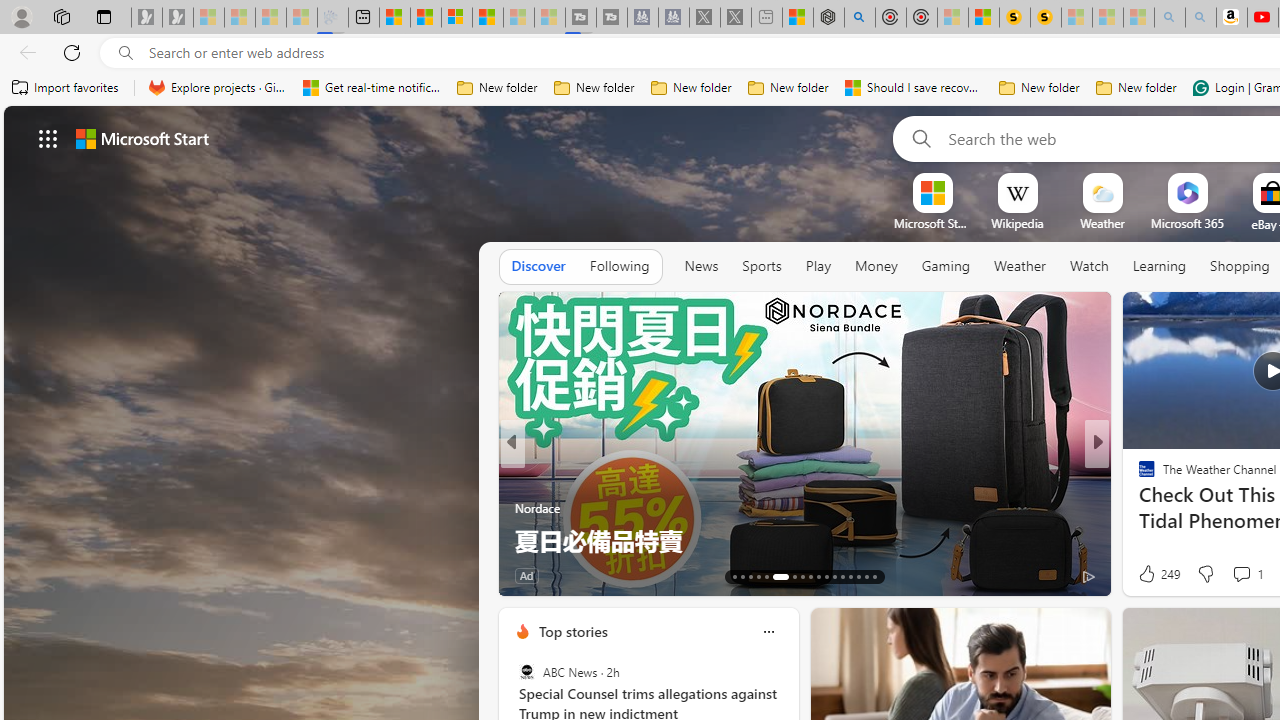 The width and height of the screenshot is (1280, 720). Describe the element at coordinates (1138, 506) in the screenshot. I see `'Verywell Mind'` at that location.